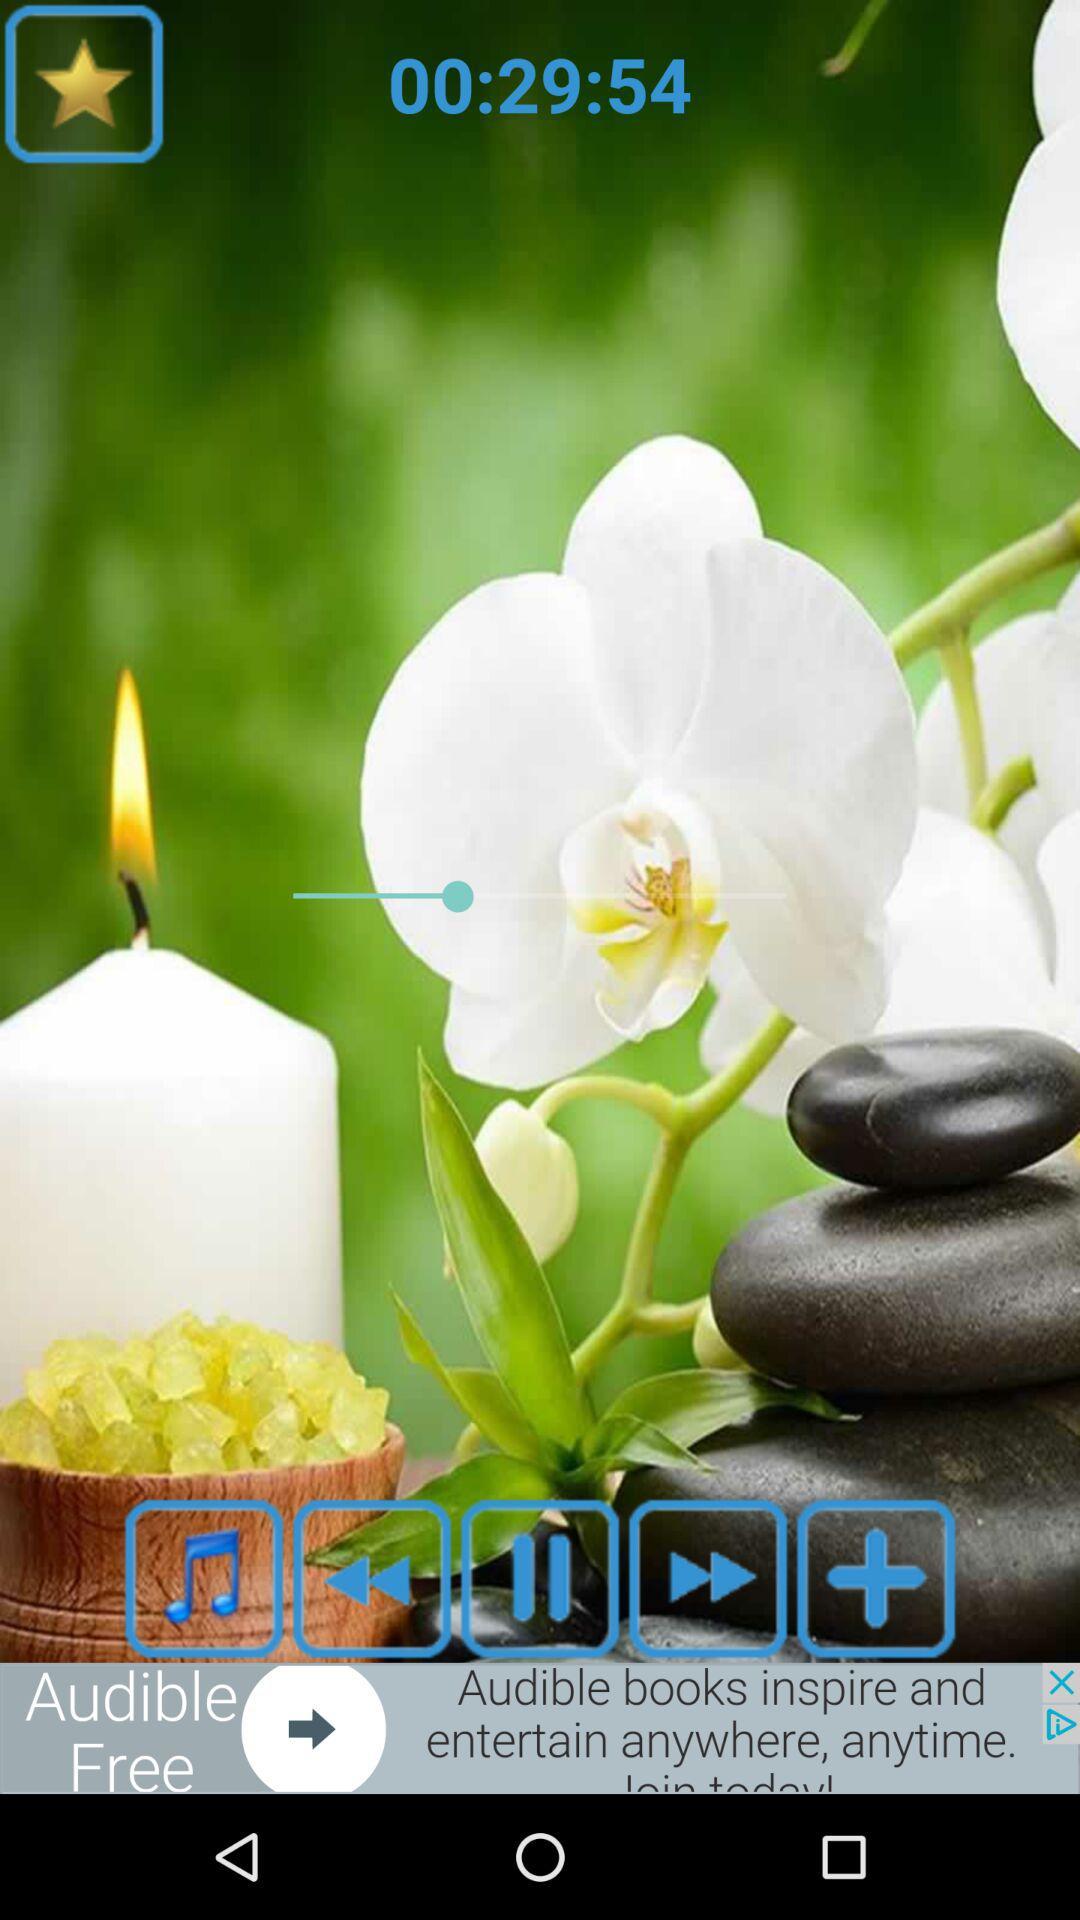 This screenshot has width=1080, height=1920. I want to click on undo button, so click(371, 1577).